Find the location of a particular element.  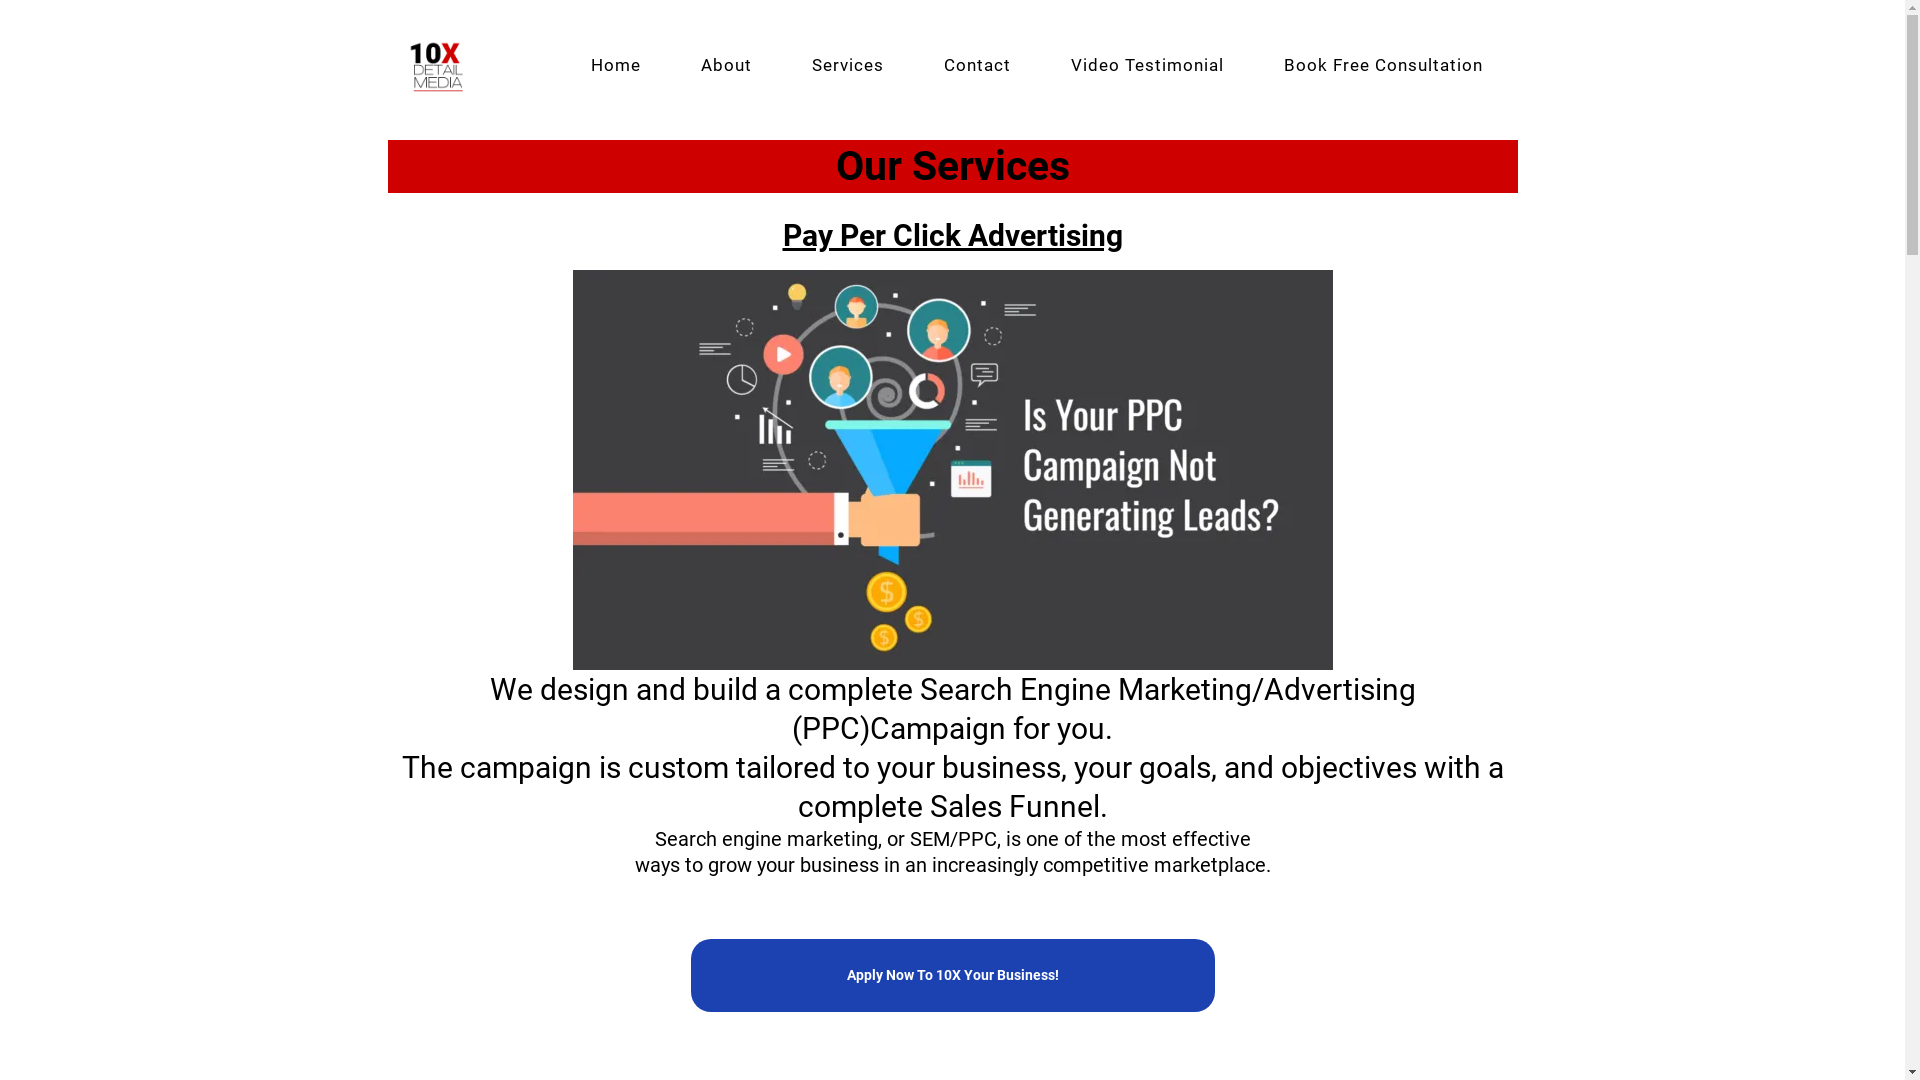

'Apply Now To 10X Your Business!' is located at coordinates (950, 974).